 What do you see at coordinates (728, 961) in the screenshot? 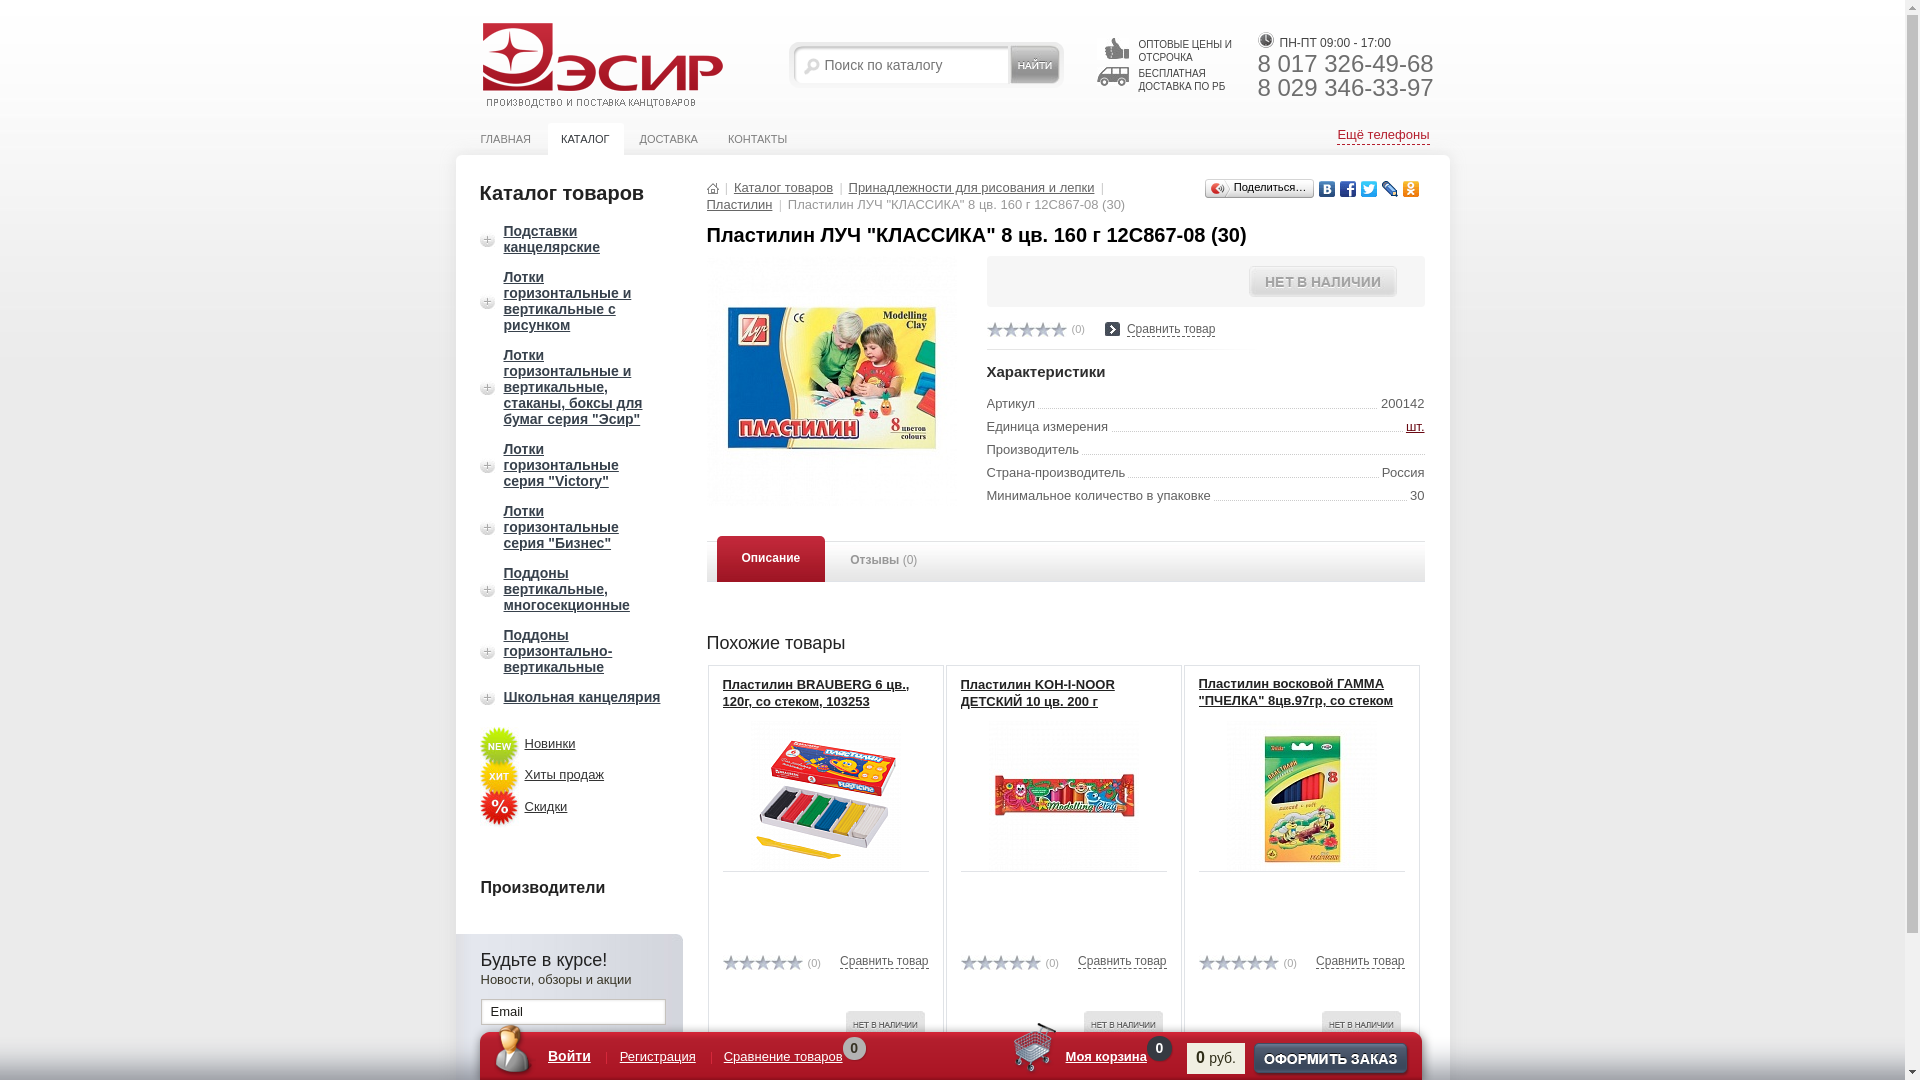
I see `'1'` at bounding box center [728, 961].